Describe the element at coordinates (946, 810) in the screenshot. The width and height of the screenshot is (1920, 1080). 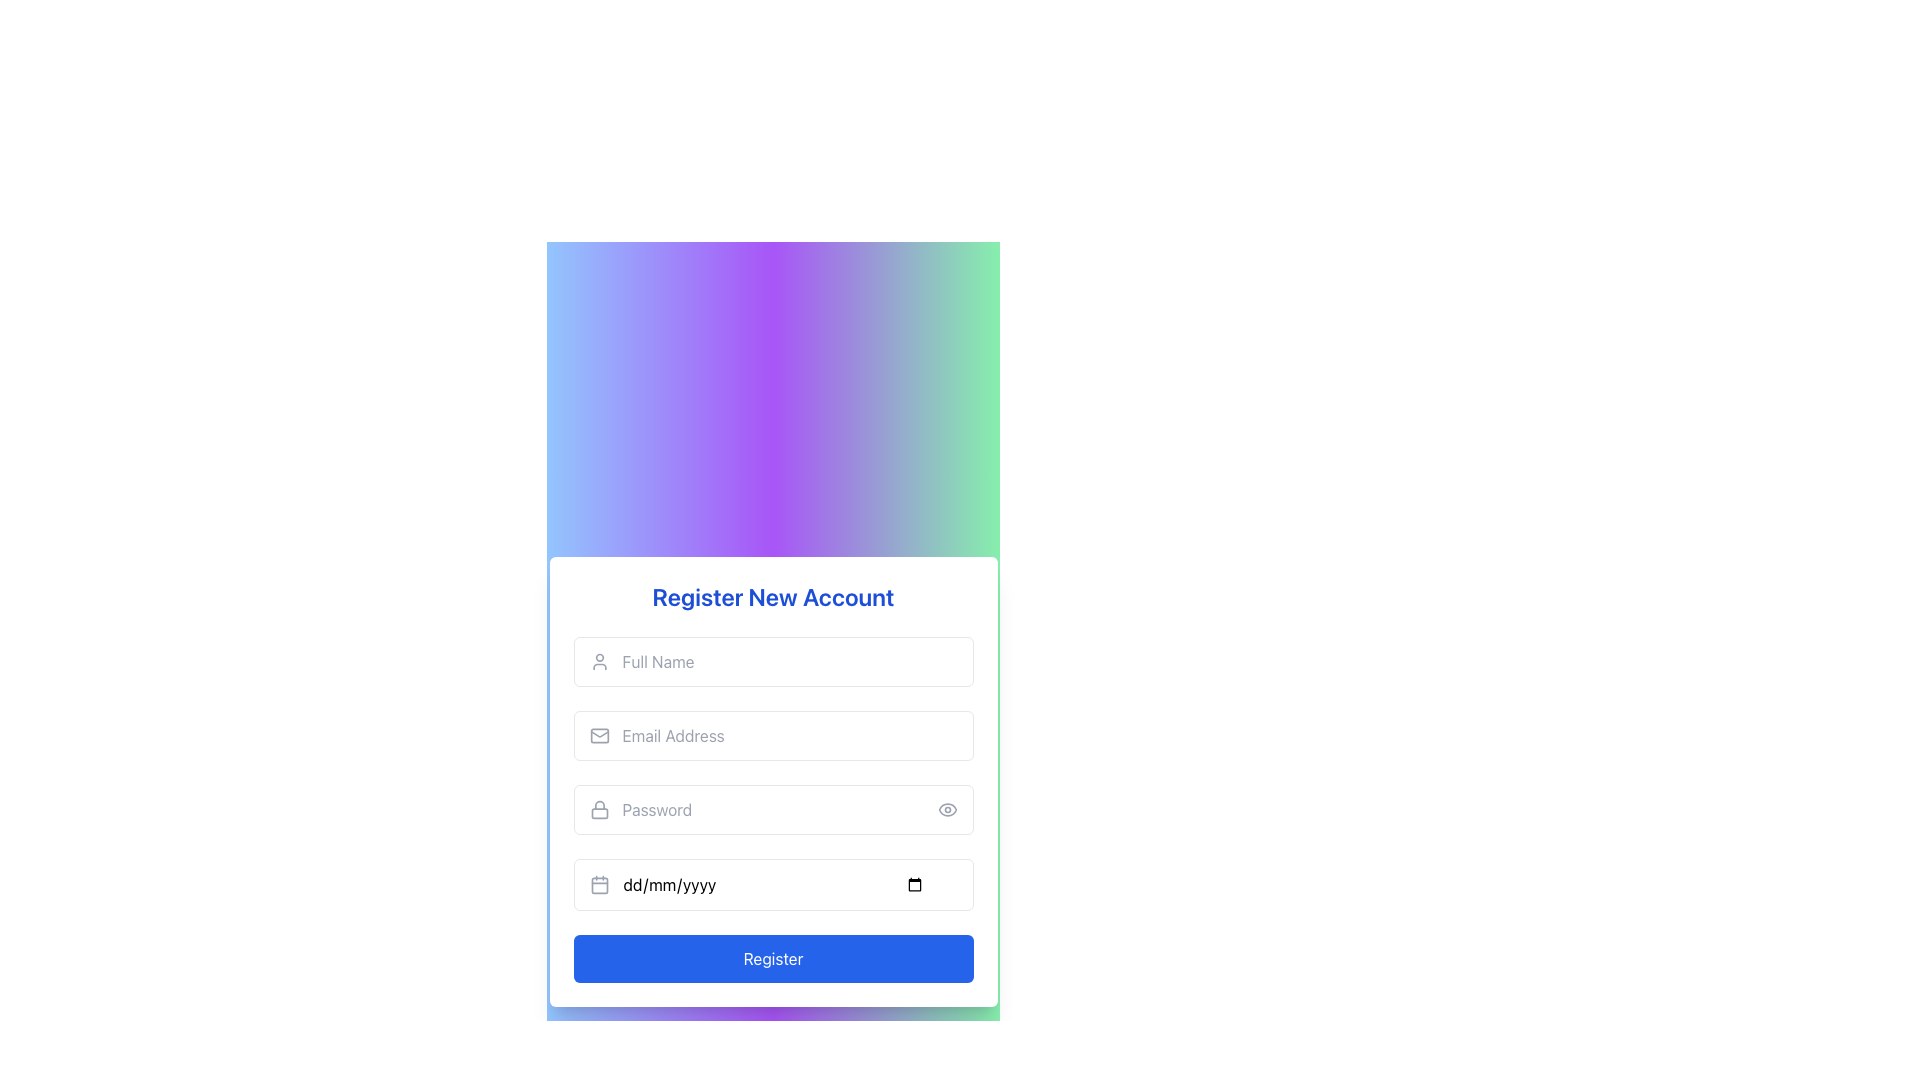
I see `the visibility toggle icon above the password field in the registration form` at that location.